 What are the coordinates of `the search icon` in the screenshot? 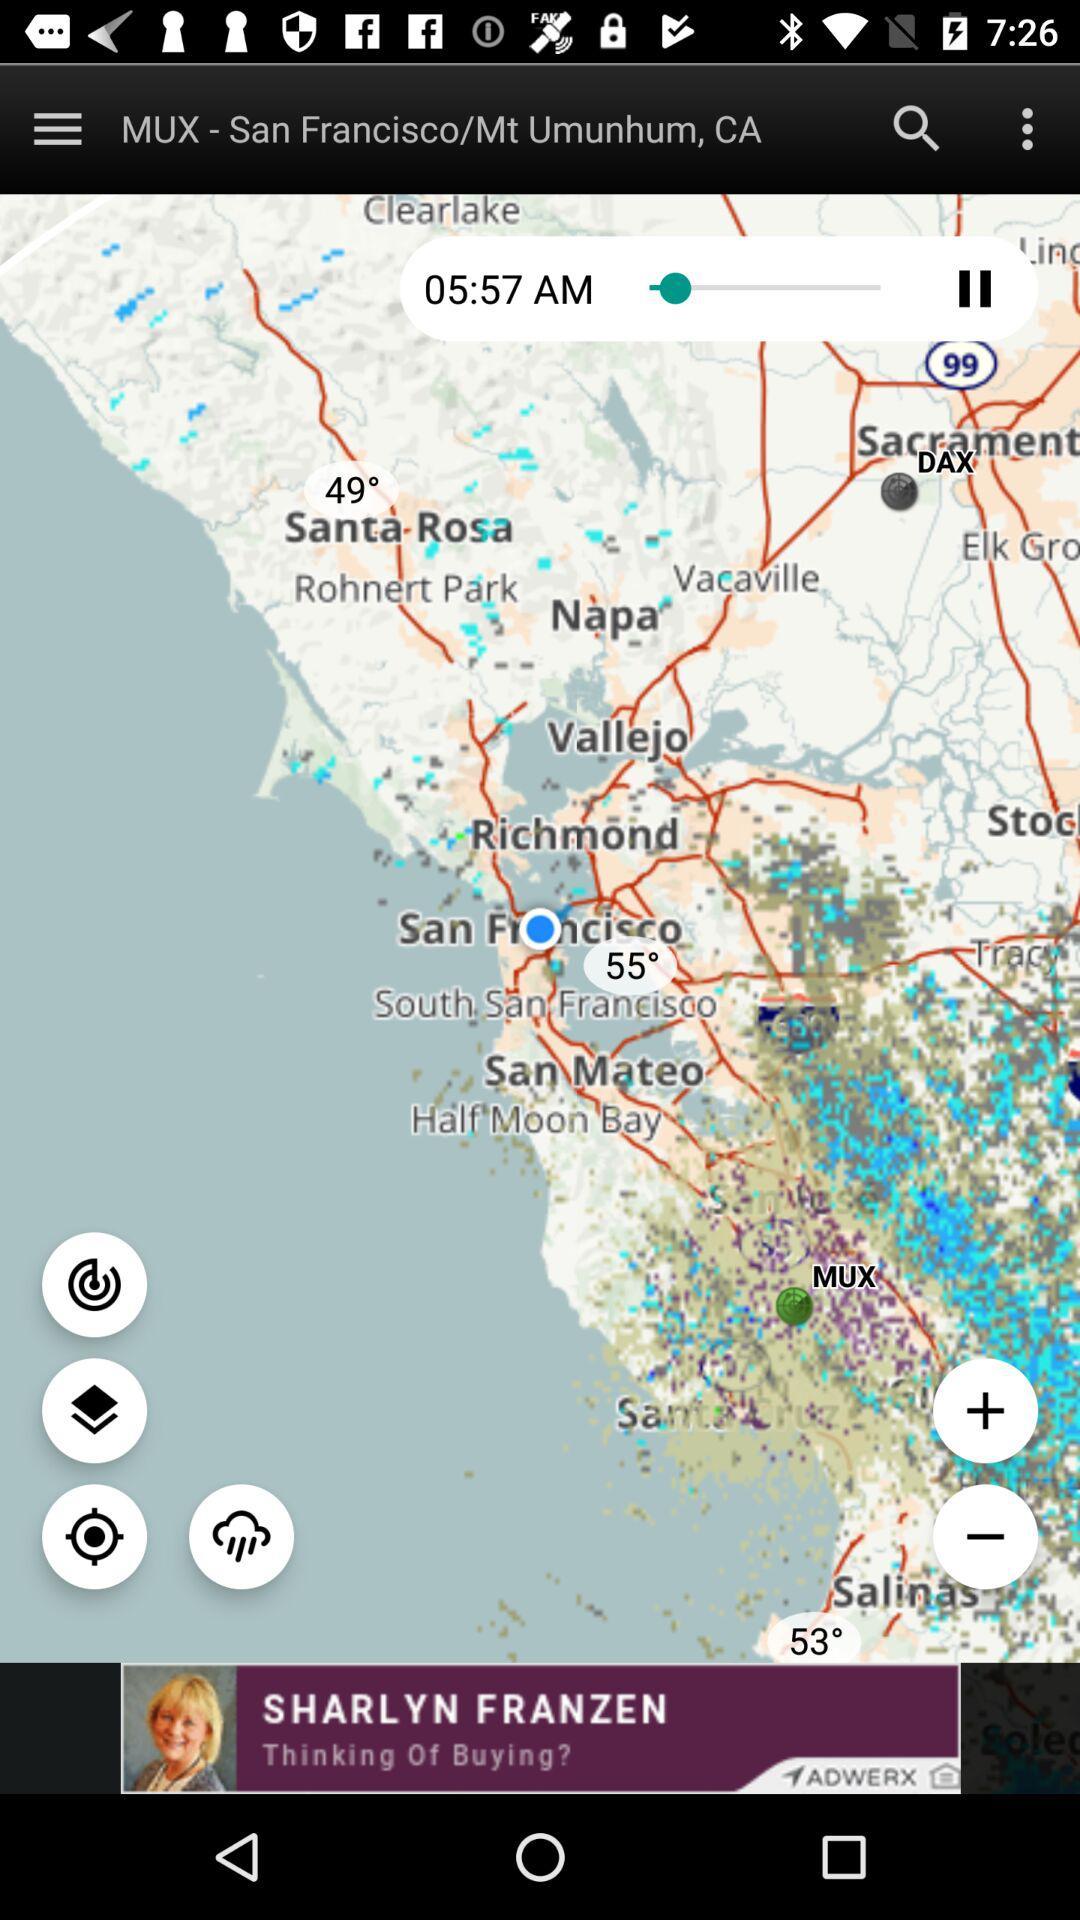 It's located at (917, 127).